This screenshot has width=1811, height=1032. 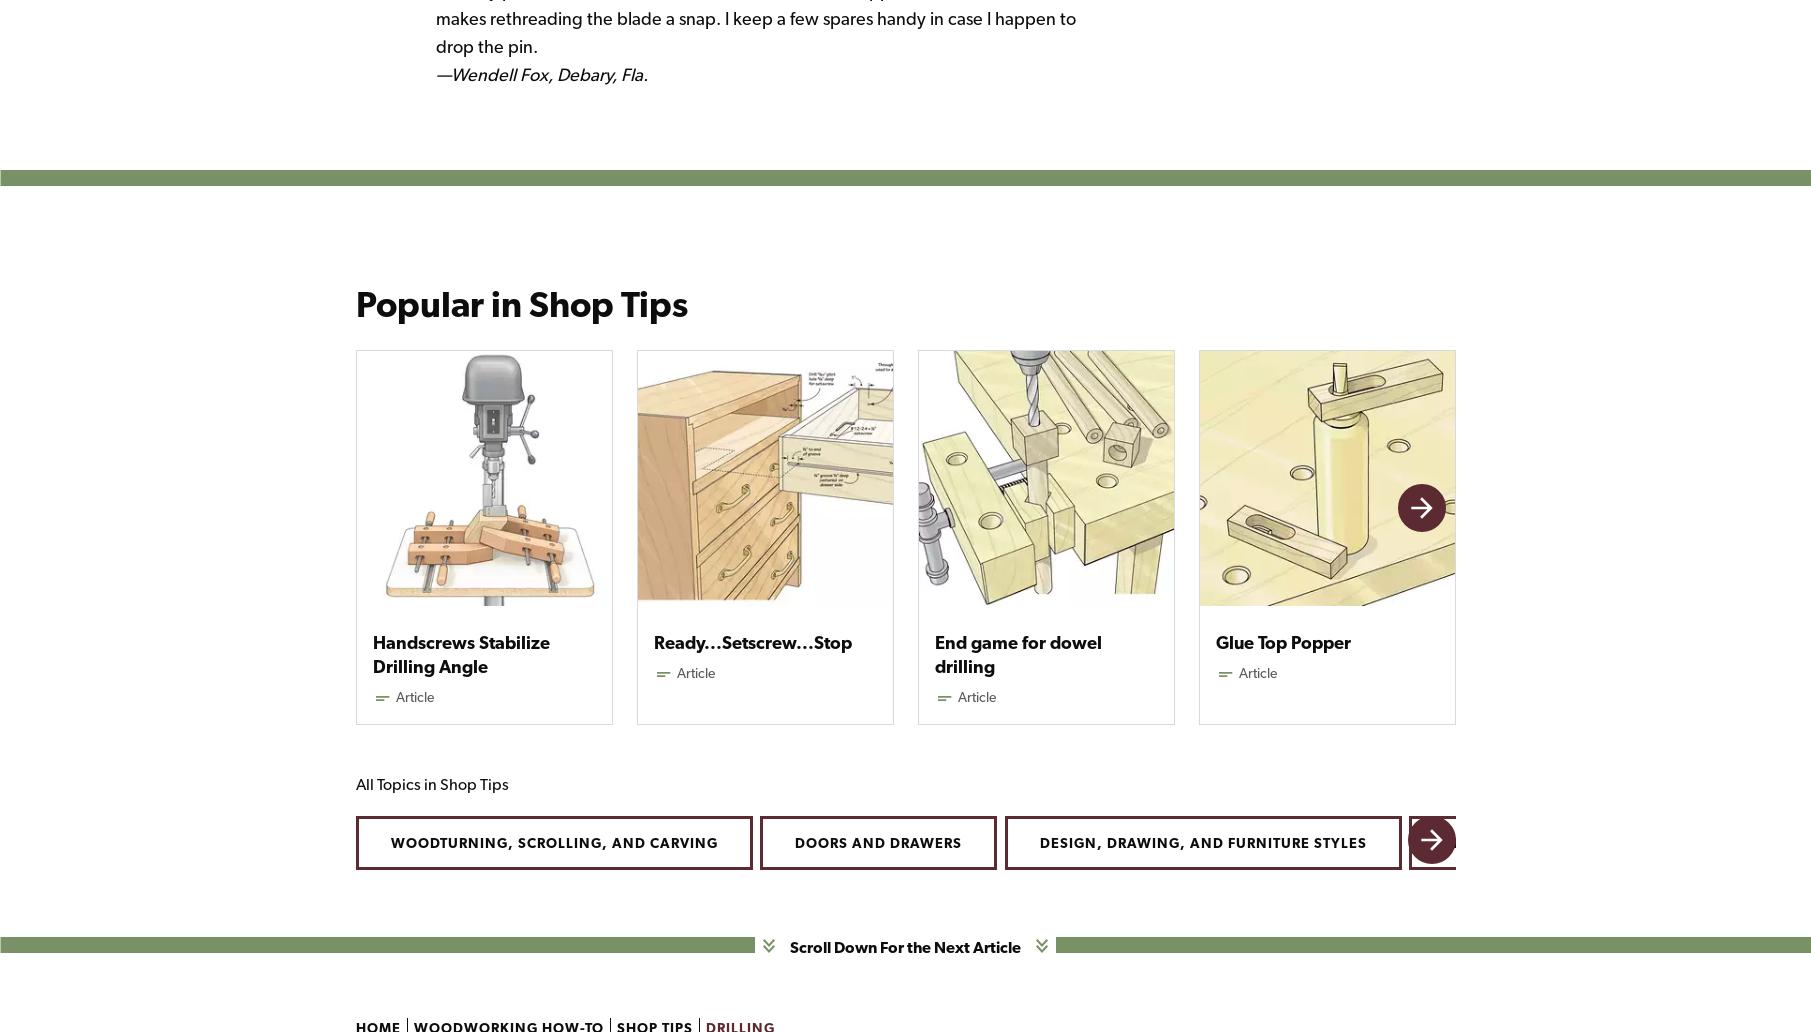 I want to click on 'Handscrews Stabilize Drilling Angle', so click(x=460, y=652).